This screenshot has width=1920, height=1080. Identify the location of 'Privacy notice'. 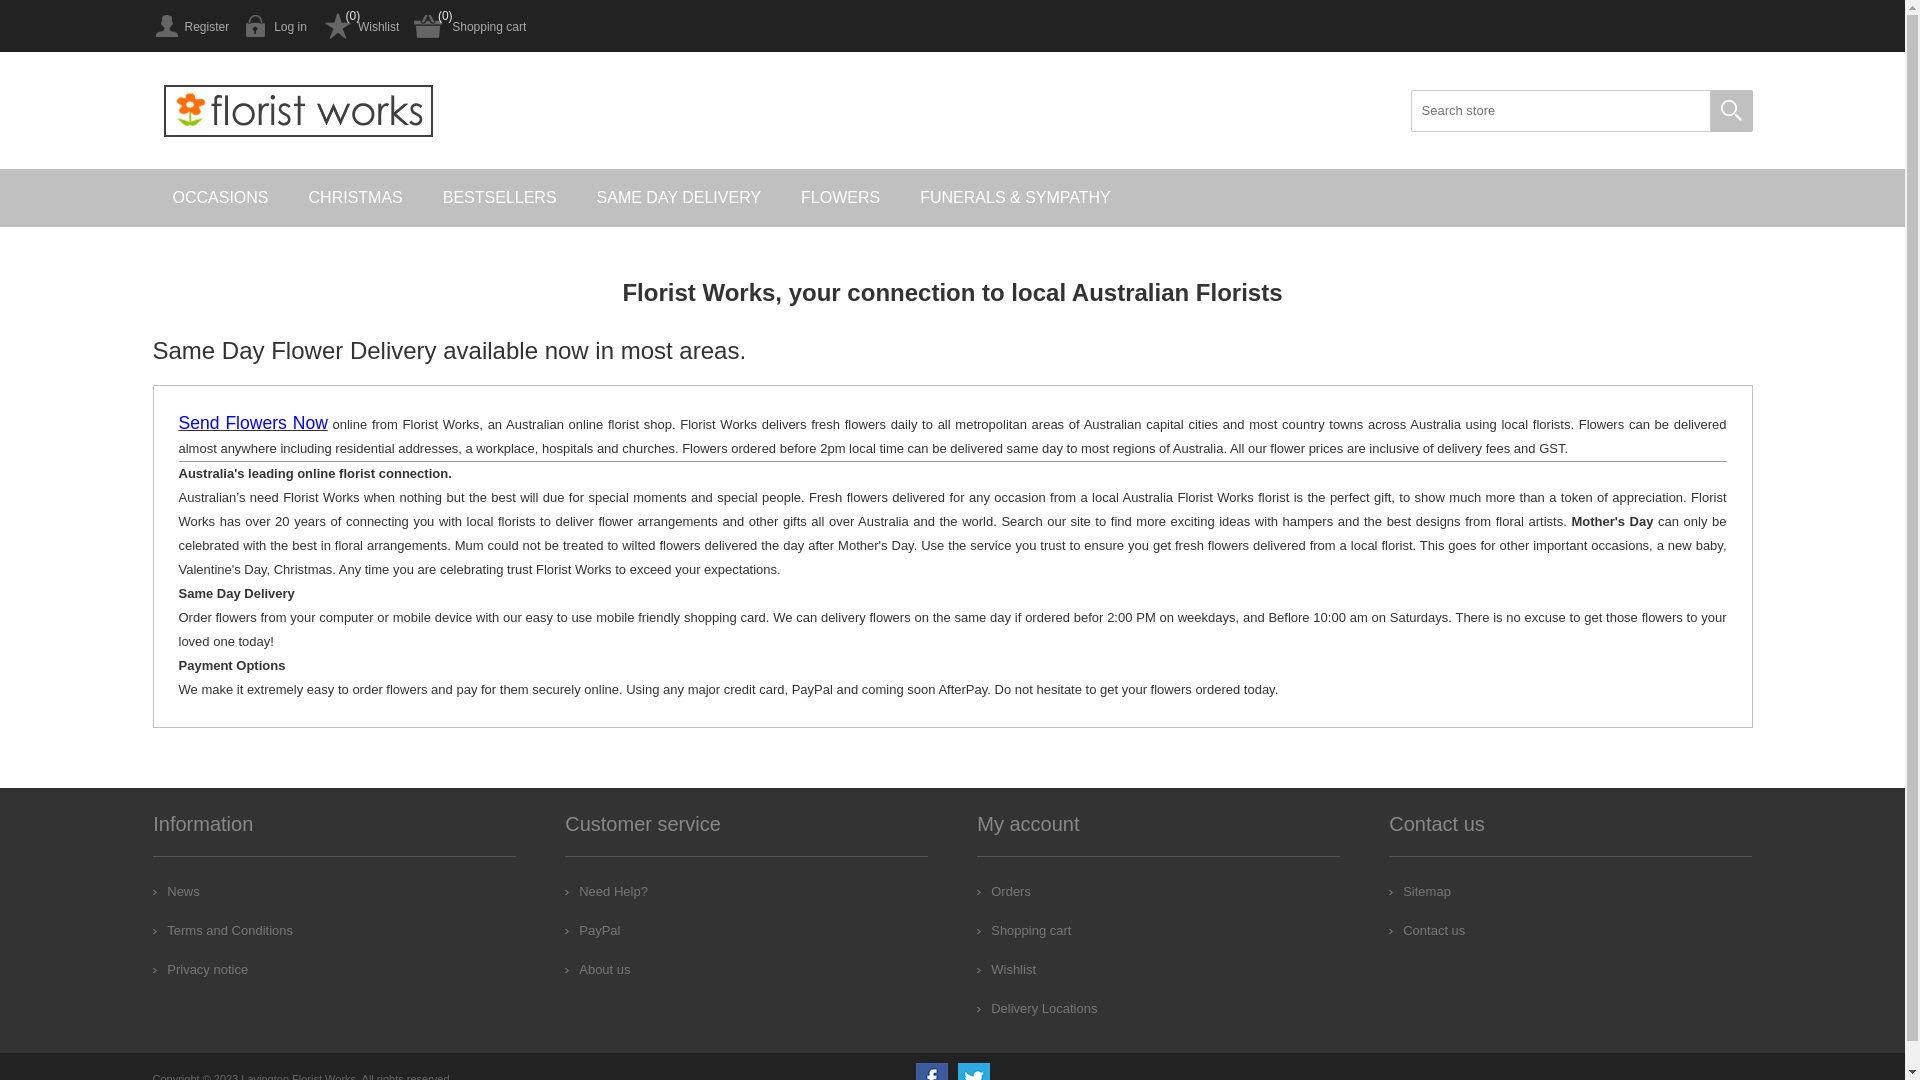
(200, 968).